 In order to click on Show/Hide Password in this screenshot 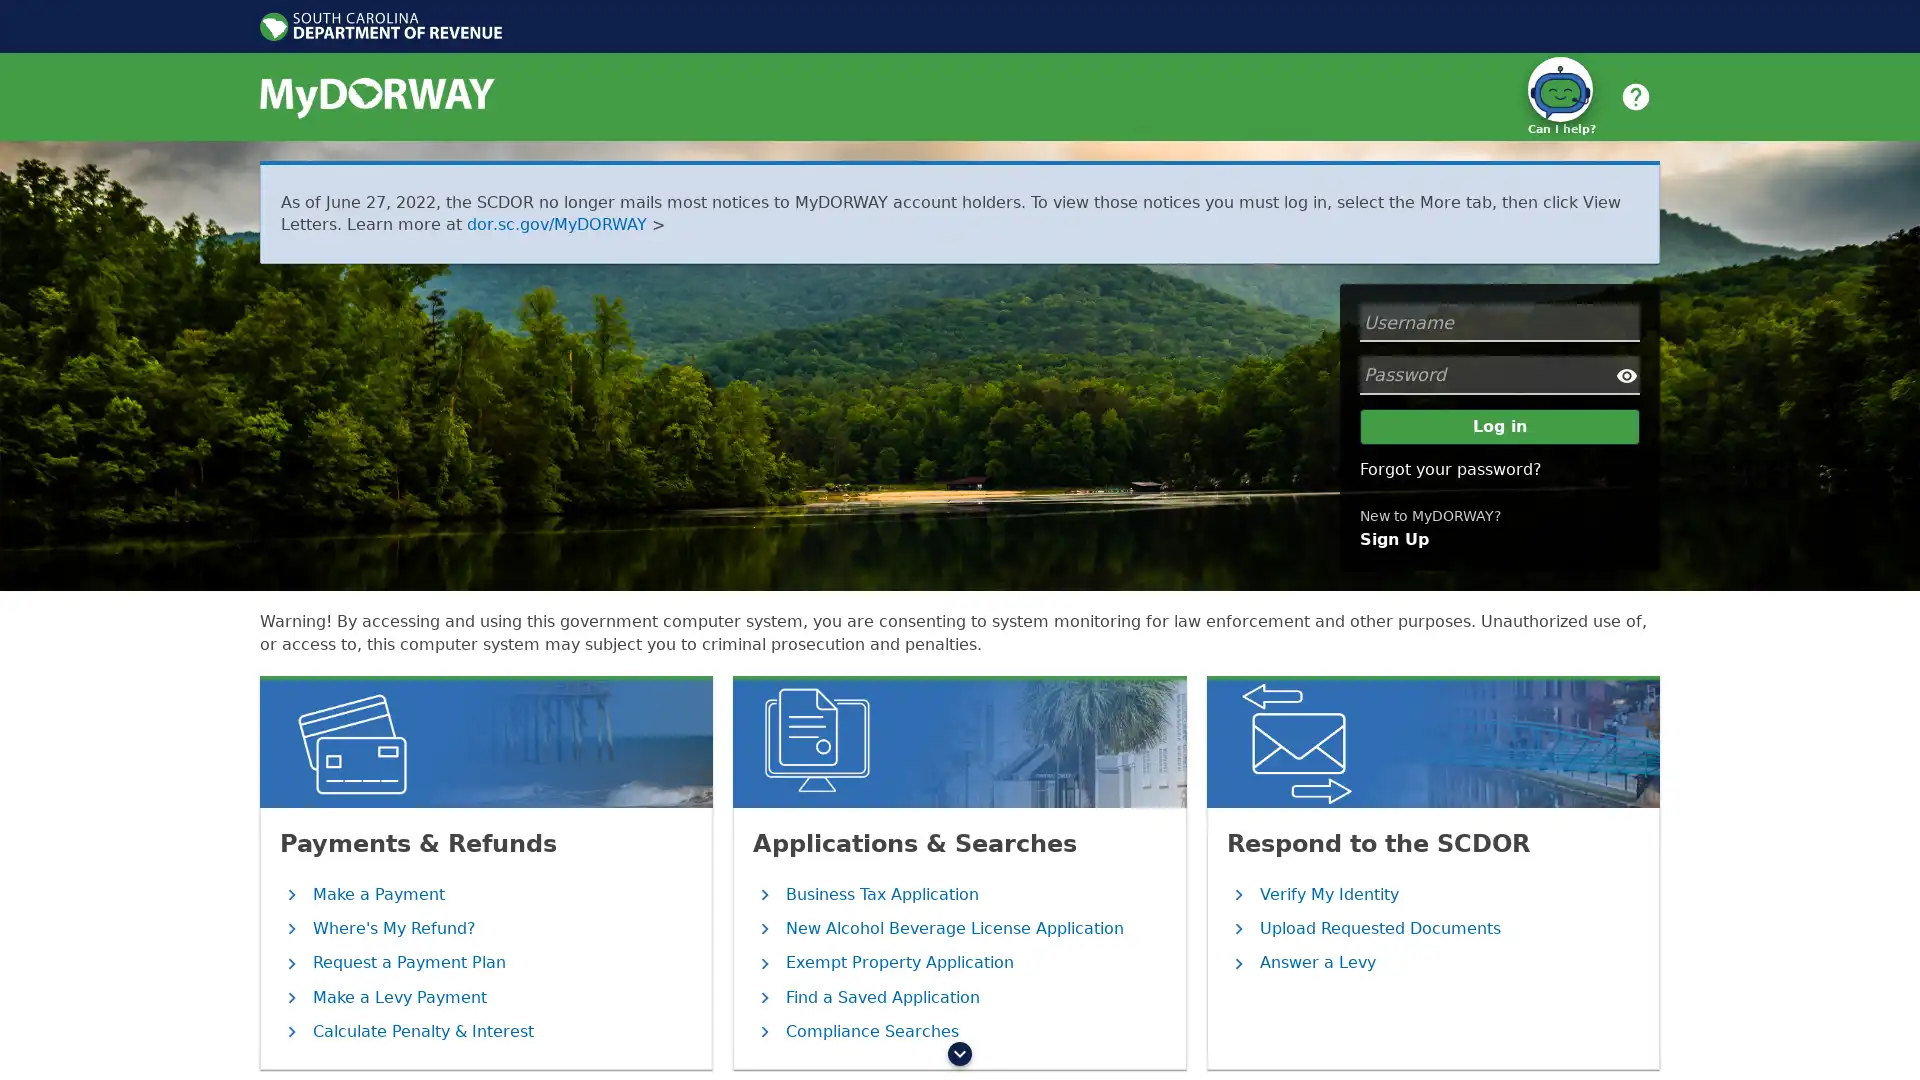, I will do `click(1627, 374)`.